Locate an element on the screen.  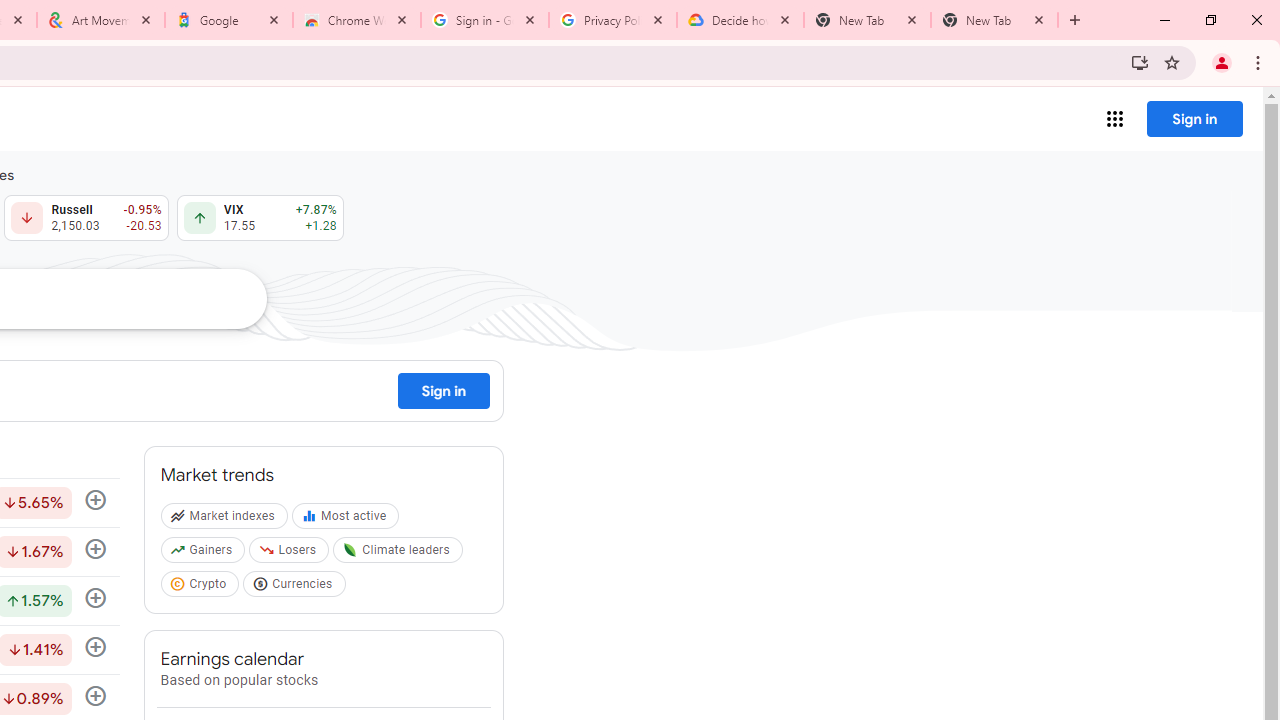
'Losers' is located at coordinates (290, 554).